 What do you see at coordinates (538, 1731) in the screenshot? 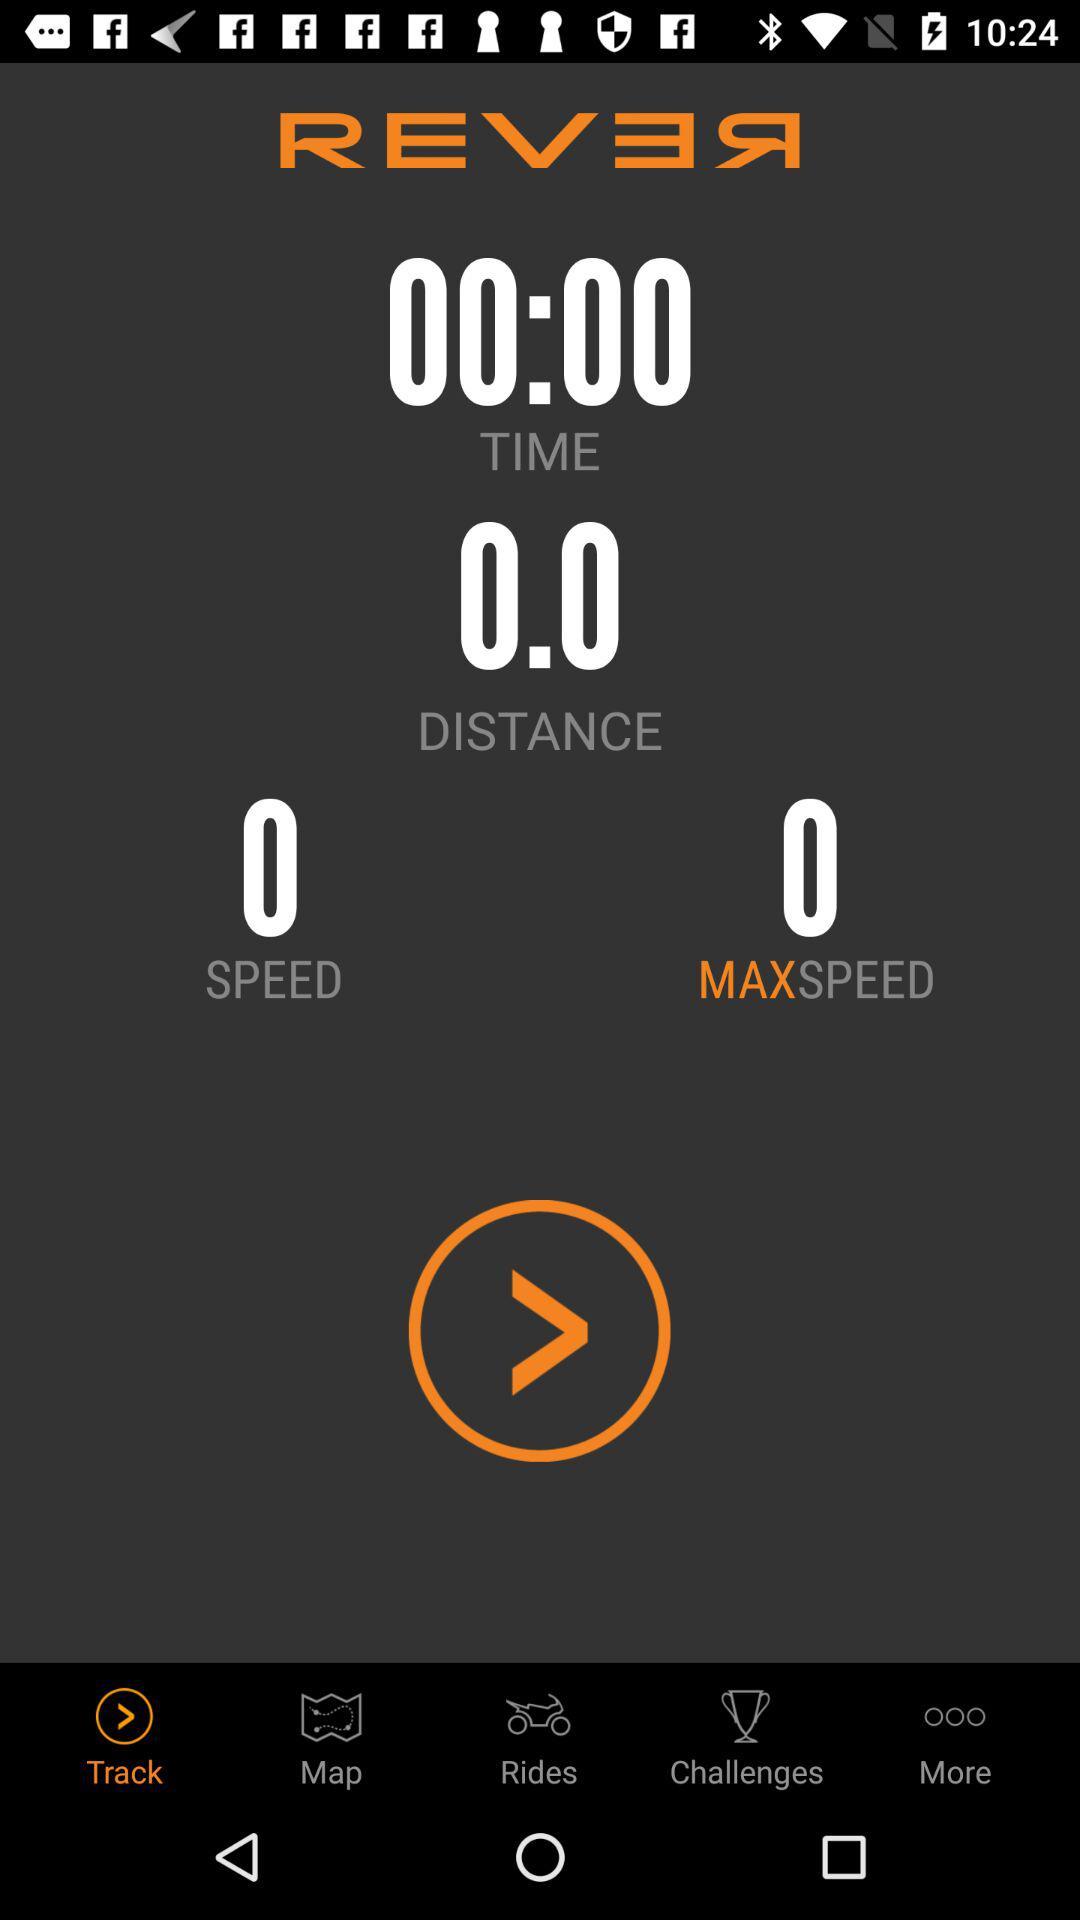
I see `item to the left of the challenges item` at bounding box center [538, 1731].